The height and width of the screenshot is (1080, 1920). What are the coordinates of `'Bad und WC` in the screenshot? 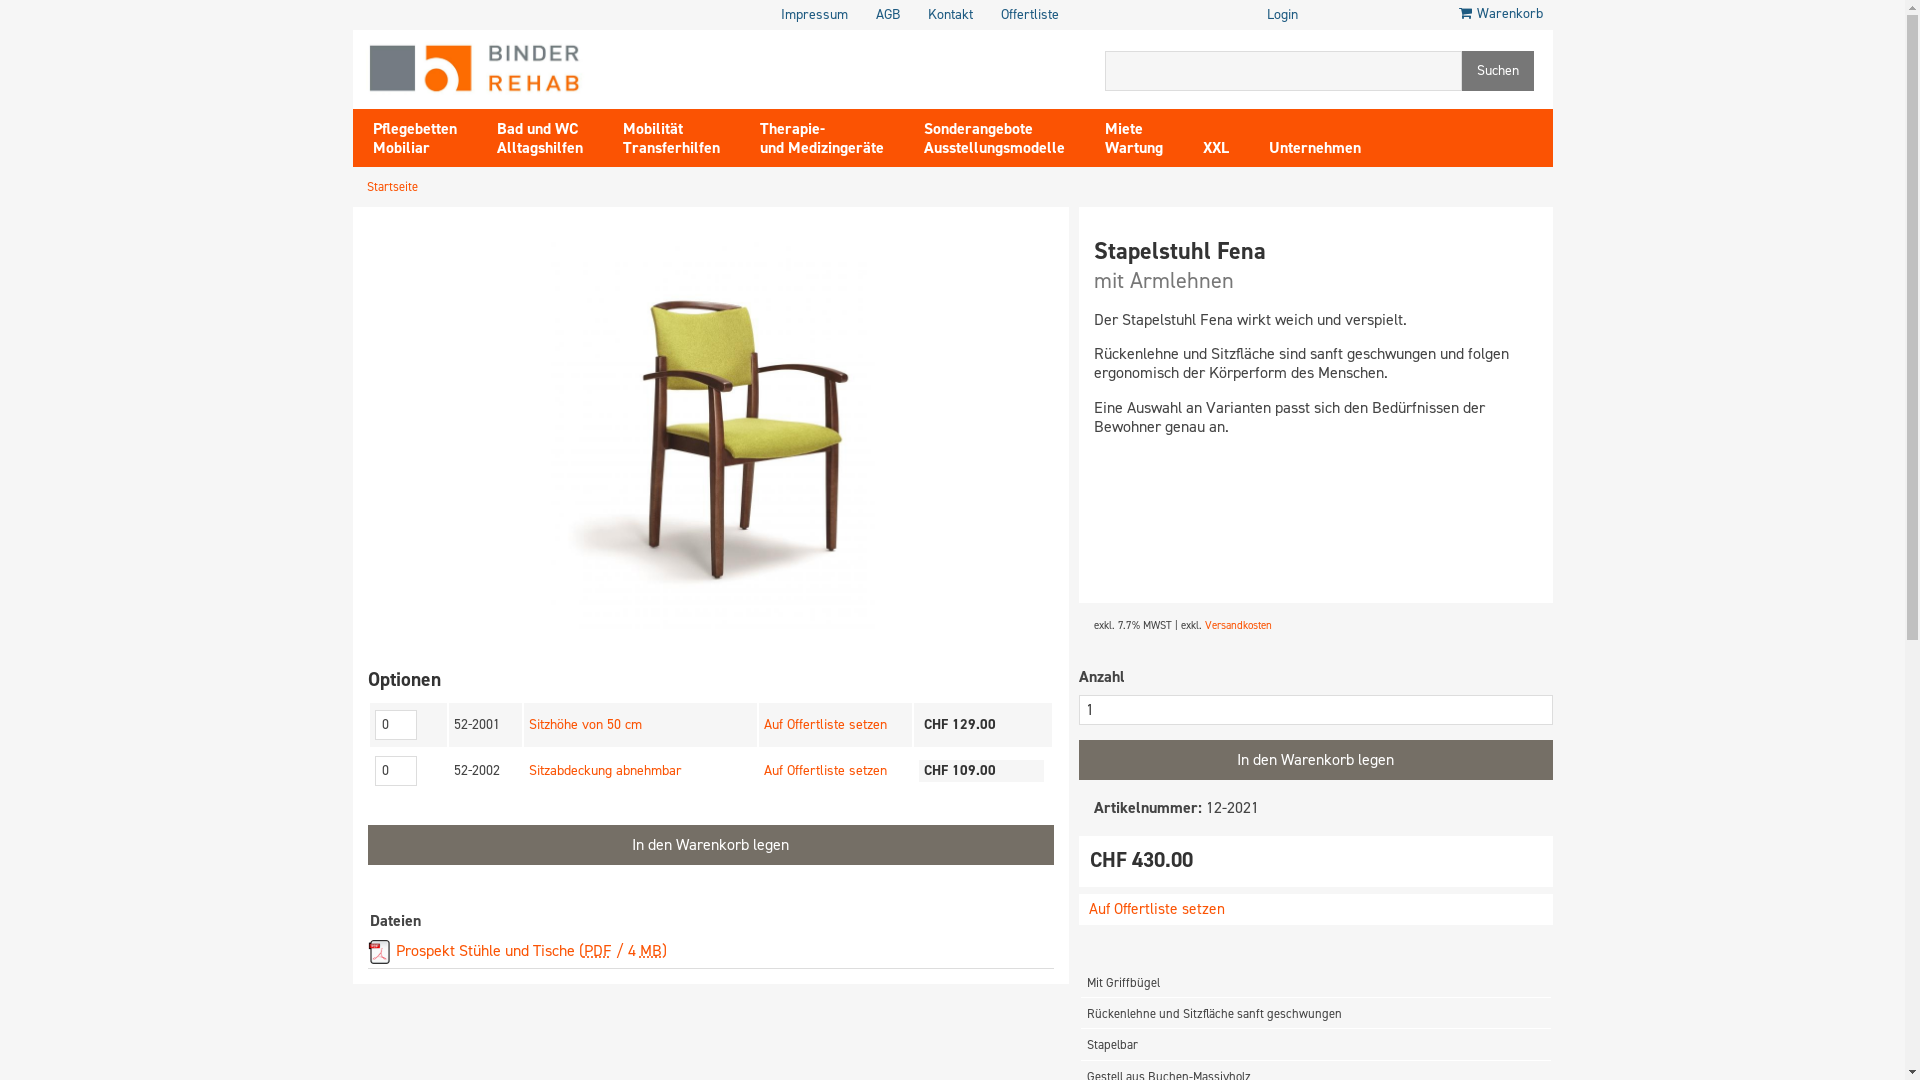 It's located at (474, 136).